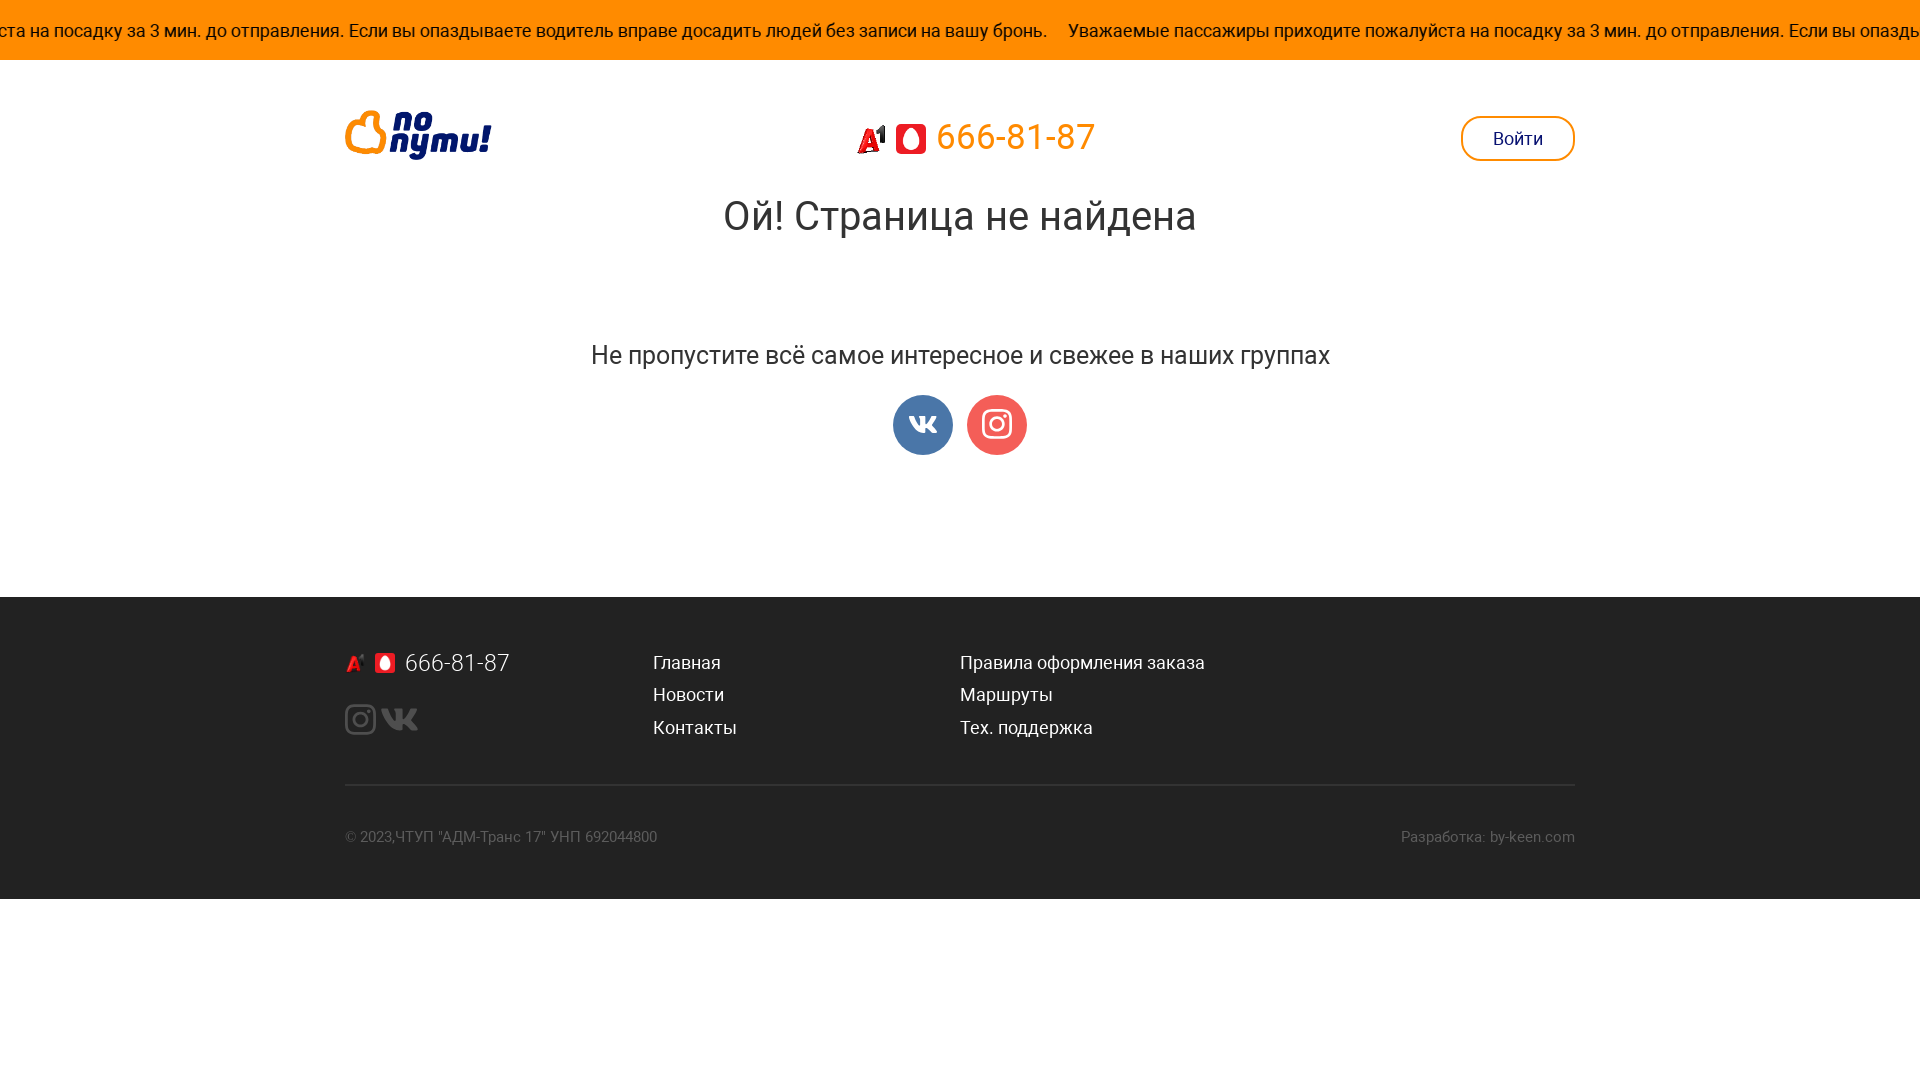 This screenshot has width=1920, height=1080. I want to click on '666-81-87', so click(499, 664).